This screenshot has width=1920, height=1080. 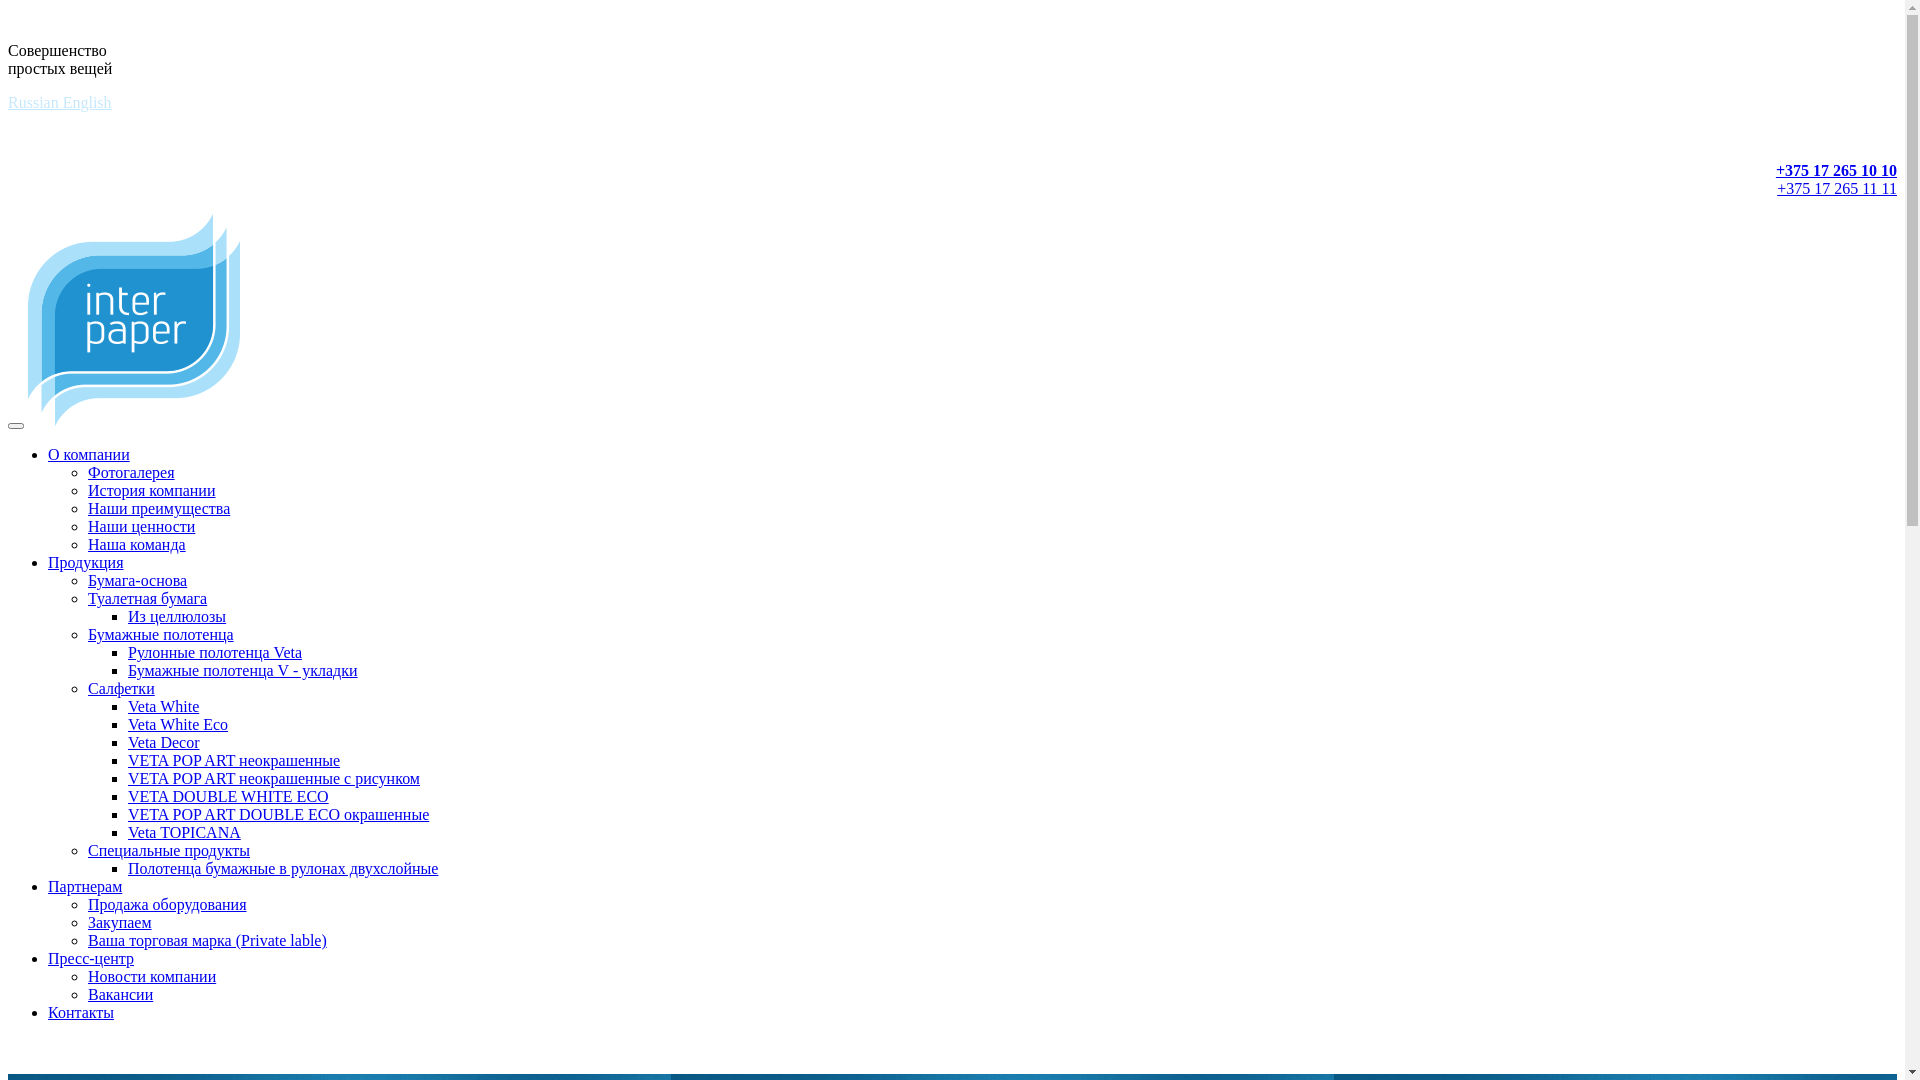 I want to click on 'Veta White', so click(x=127, y=705).